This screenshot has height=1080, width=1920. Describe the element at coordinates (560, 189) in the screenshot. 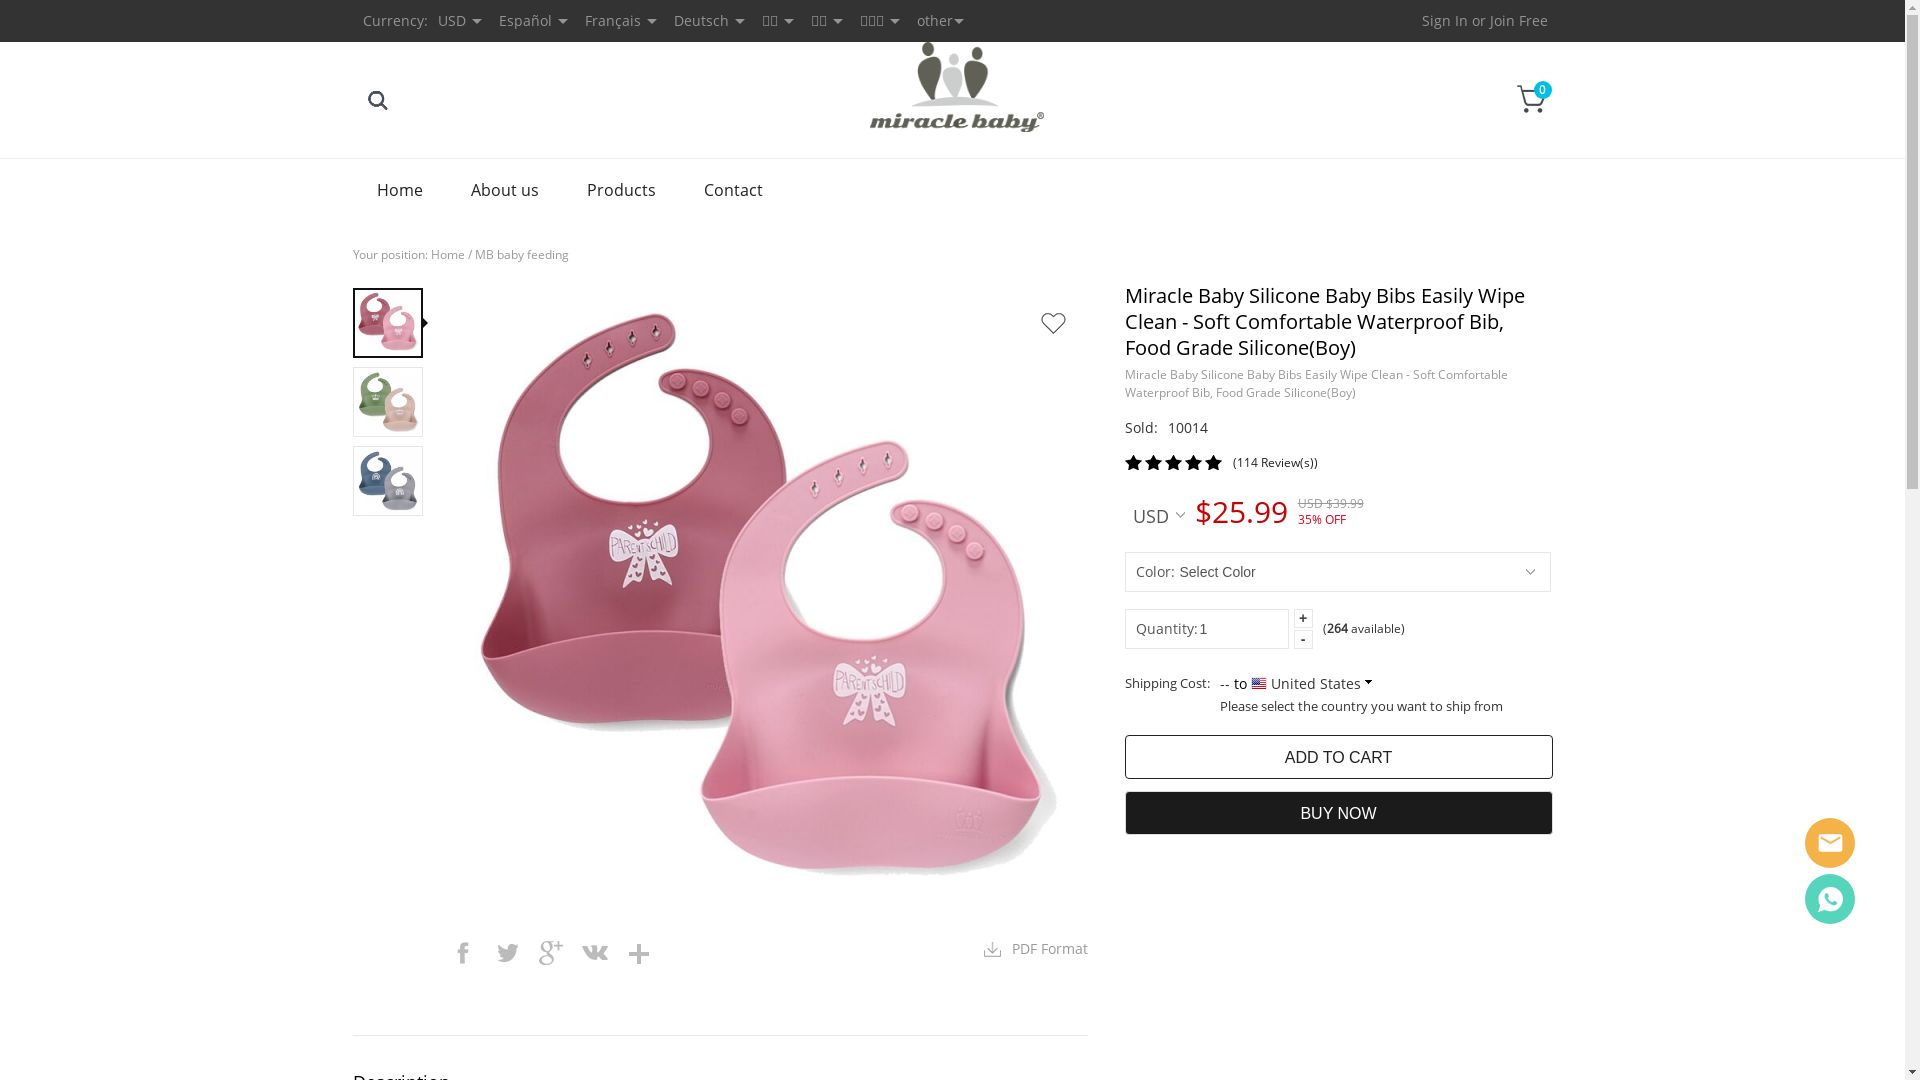

I see `'Products'` at that location.